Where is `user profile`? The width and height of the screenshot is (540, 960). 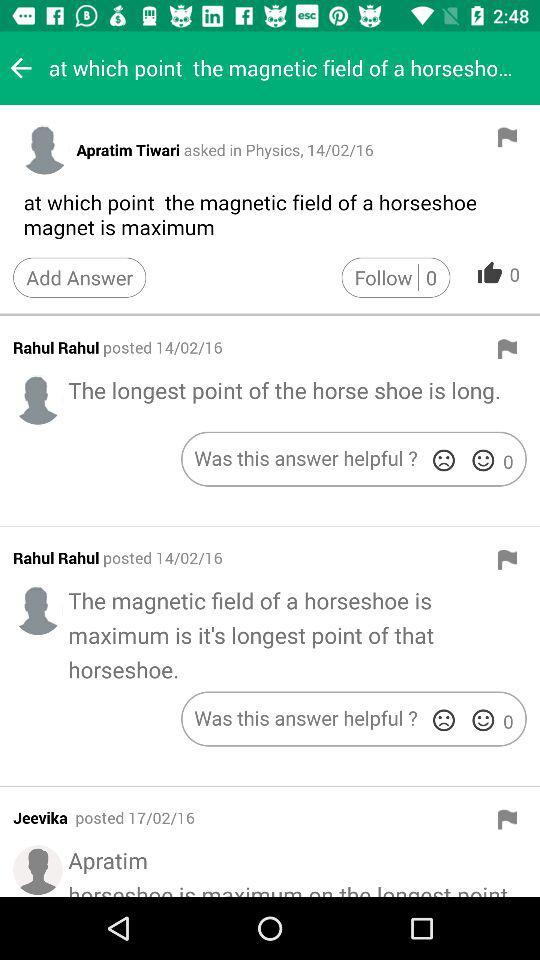 user profile is located at coordinates (44, 148).